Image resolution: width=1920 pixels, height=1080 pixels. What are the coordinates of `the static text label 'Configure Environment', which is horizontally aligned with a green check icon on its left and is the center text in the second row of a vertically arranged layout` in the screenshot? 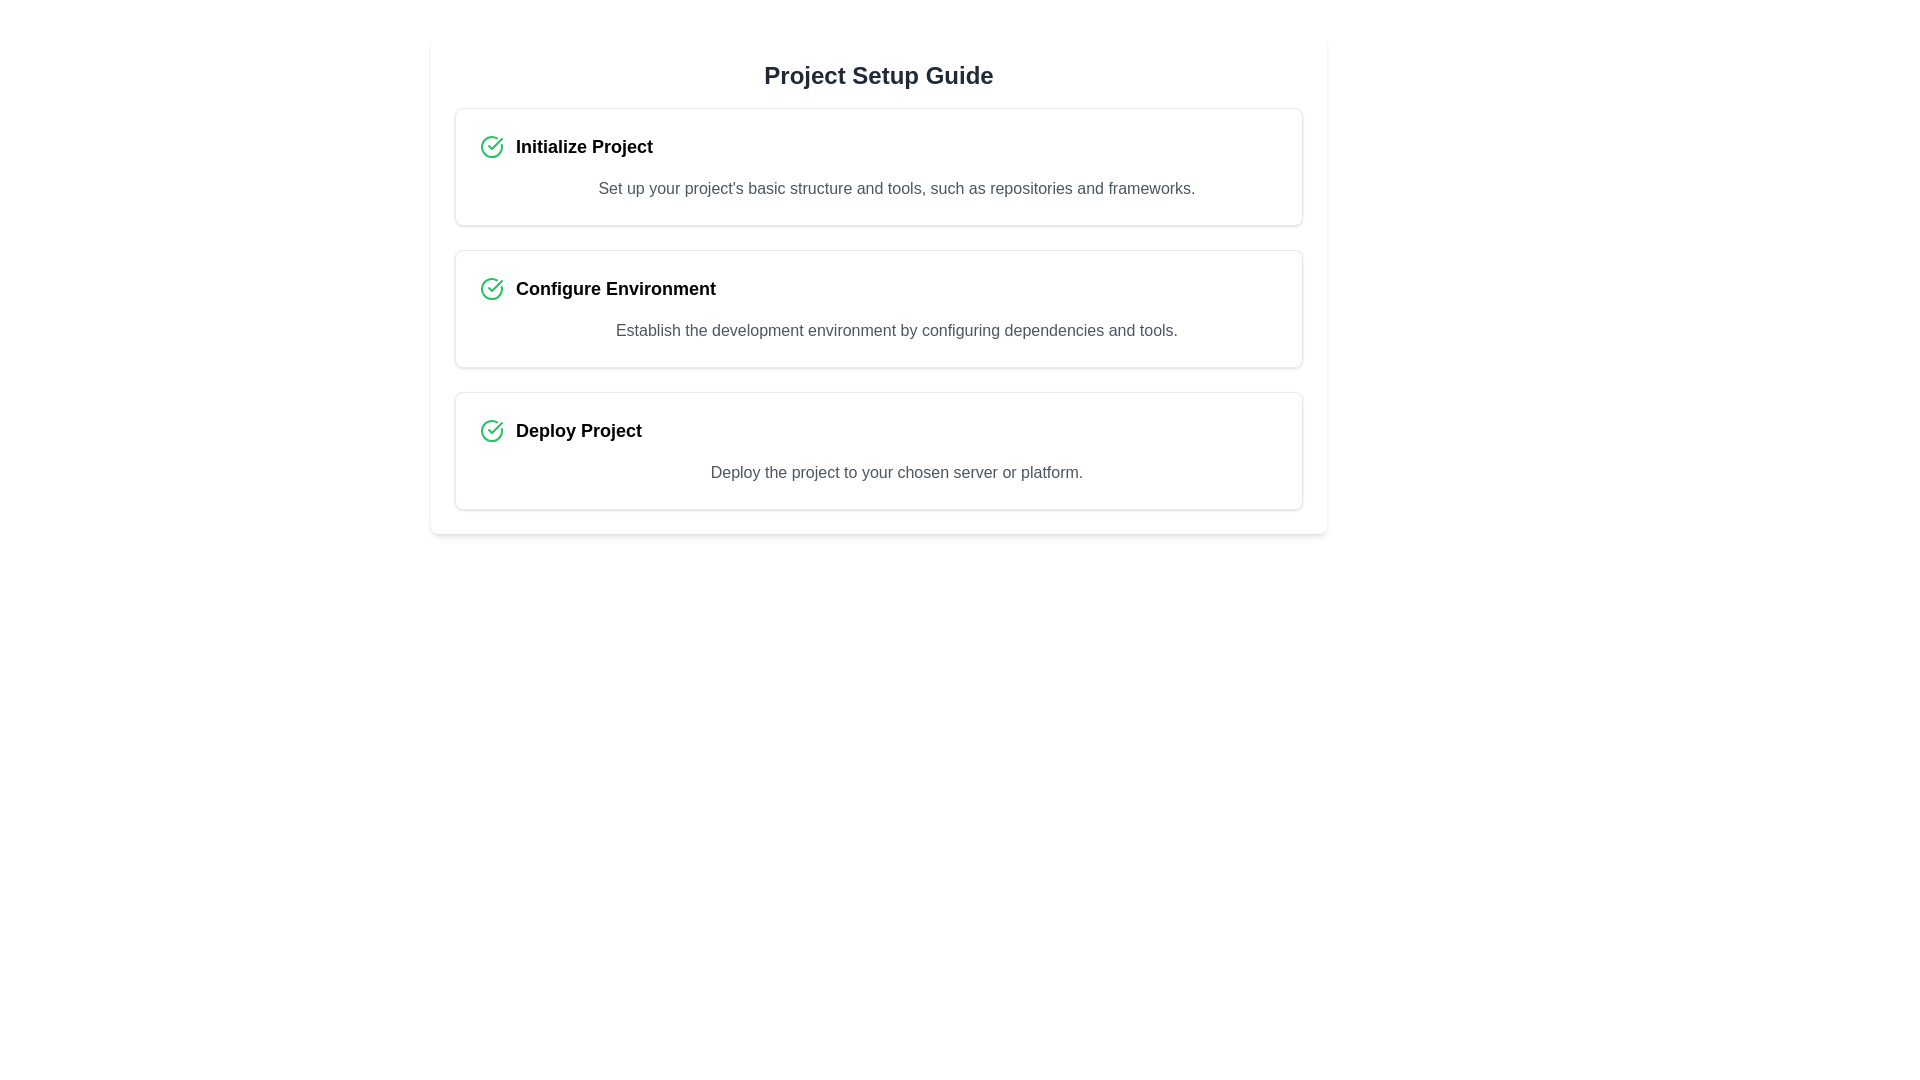 It's located at (614, 289).